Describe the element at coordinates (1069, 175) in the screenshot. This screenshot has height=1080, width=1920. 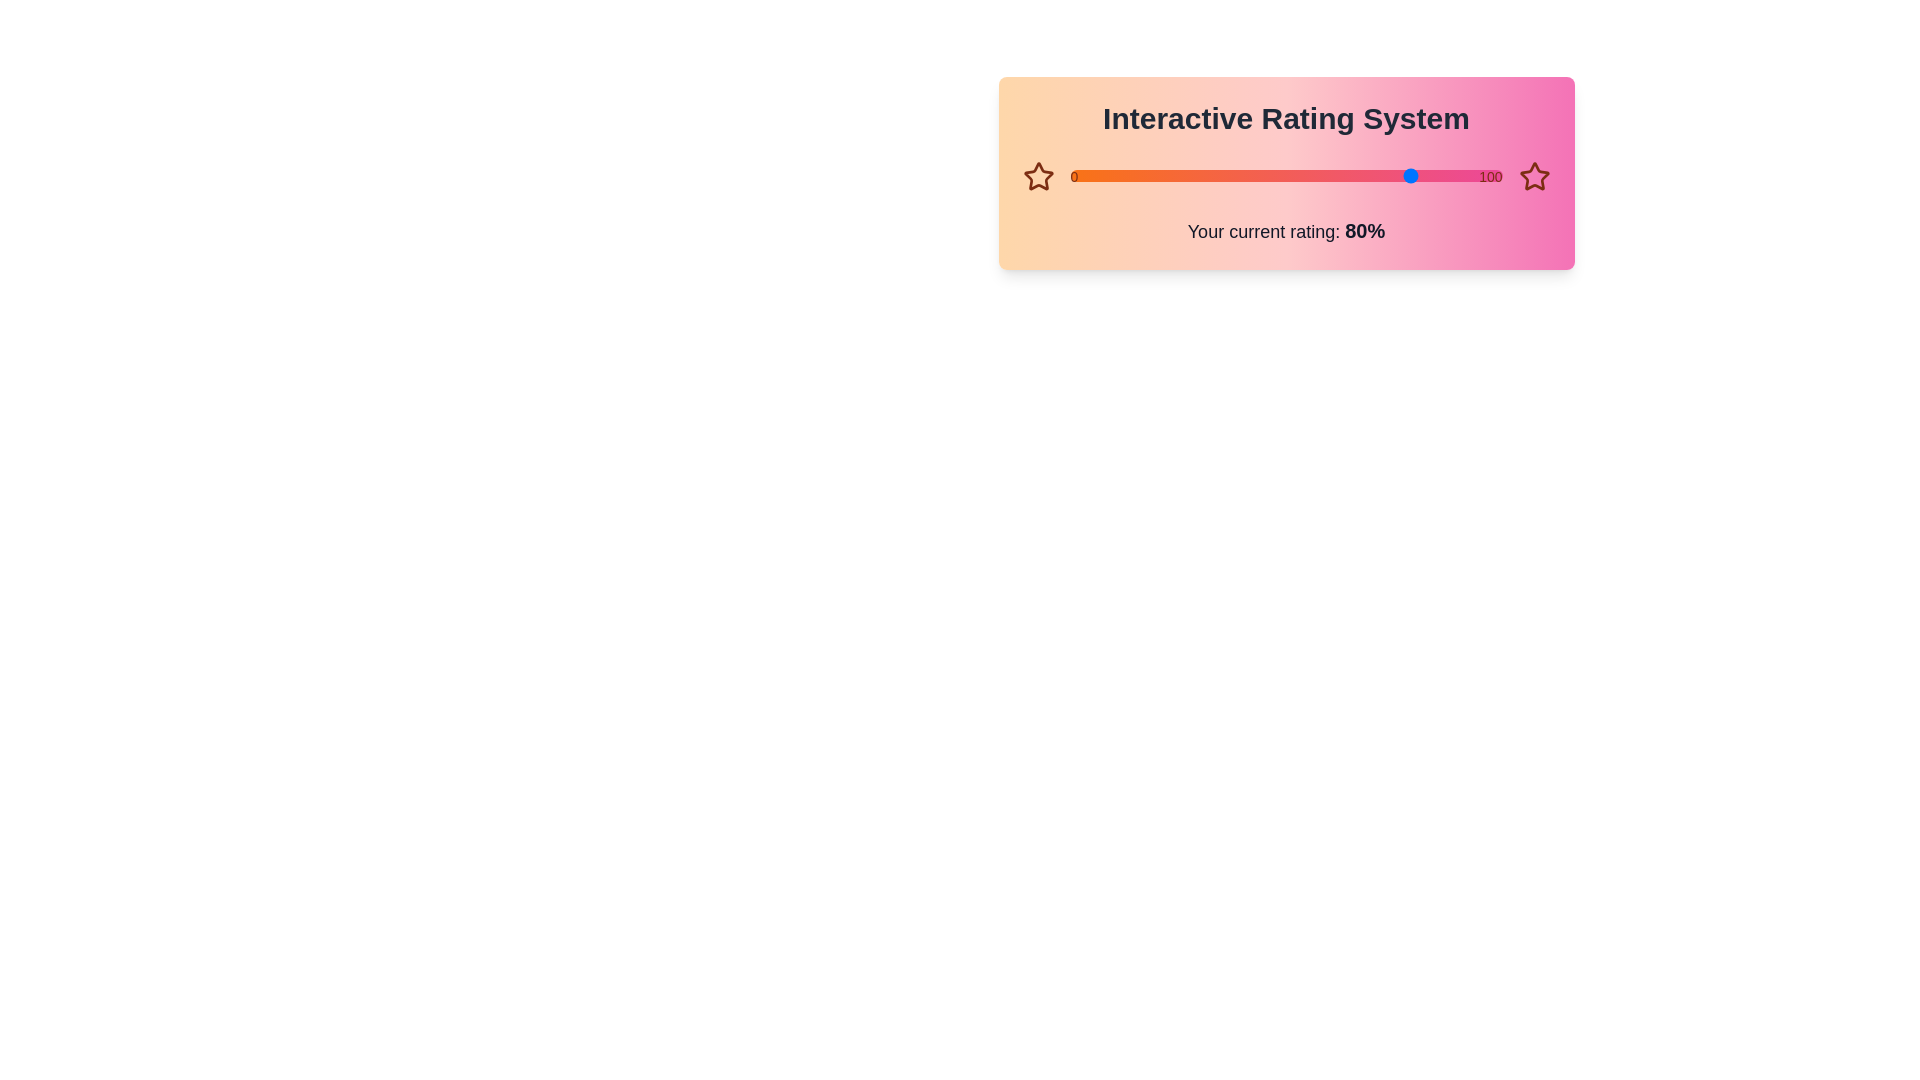
I see `the slider to set the rating to 27%` at that location.